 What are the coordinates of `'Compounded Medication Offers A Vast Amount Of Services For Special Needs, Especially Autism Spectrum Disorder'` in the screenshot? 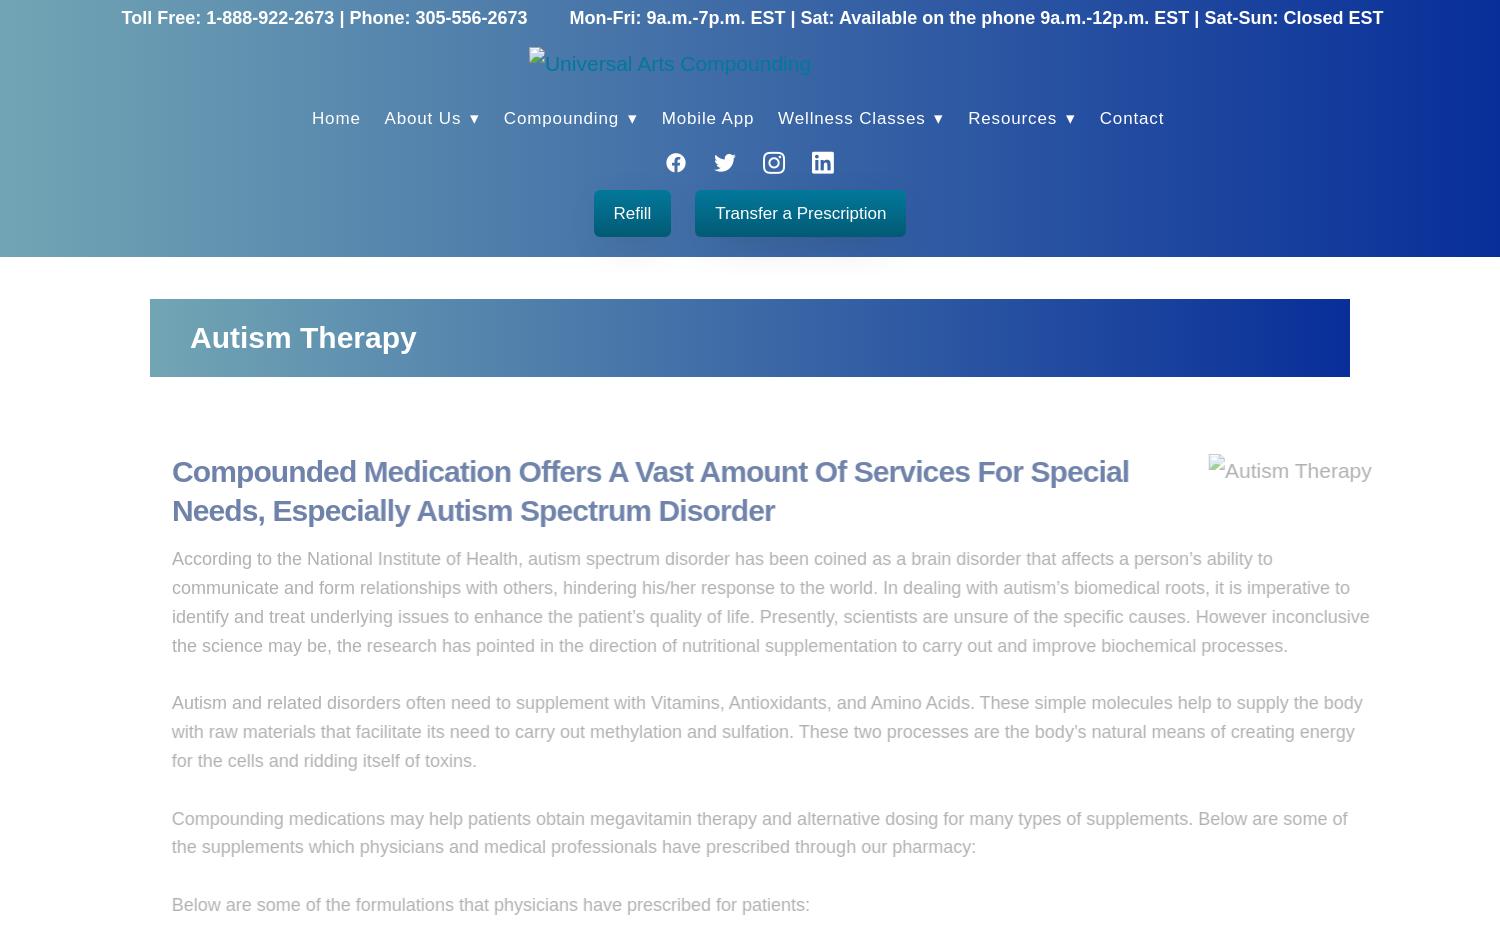 It's located at (628, 490).